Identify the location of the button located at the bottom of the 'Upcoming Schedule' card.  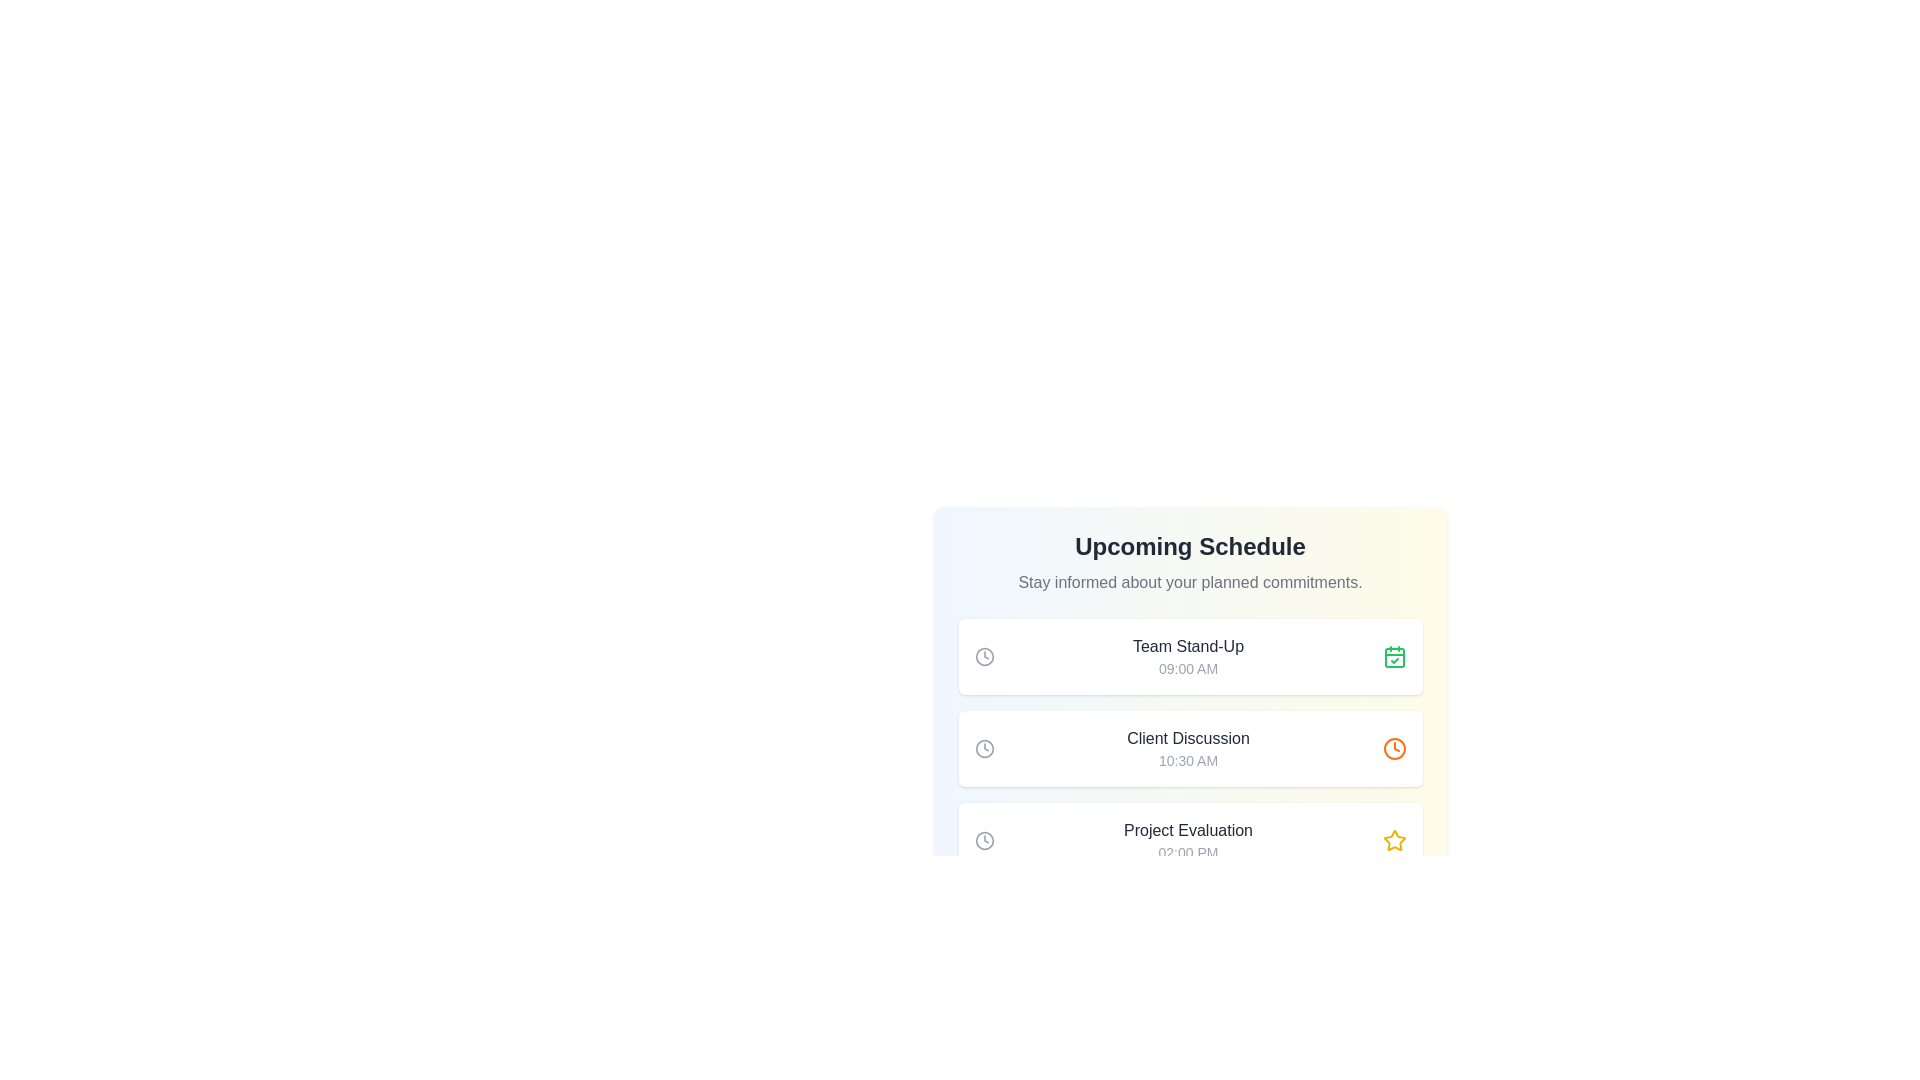
(1190, 922).